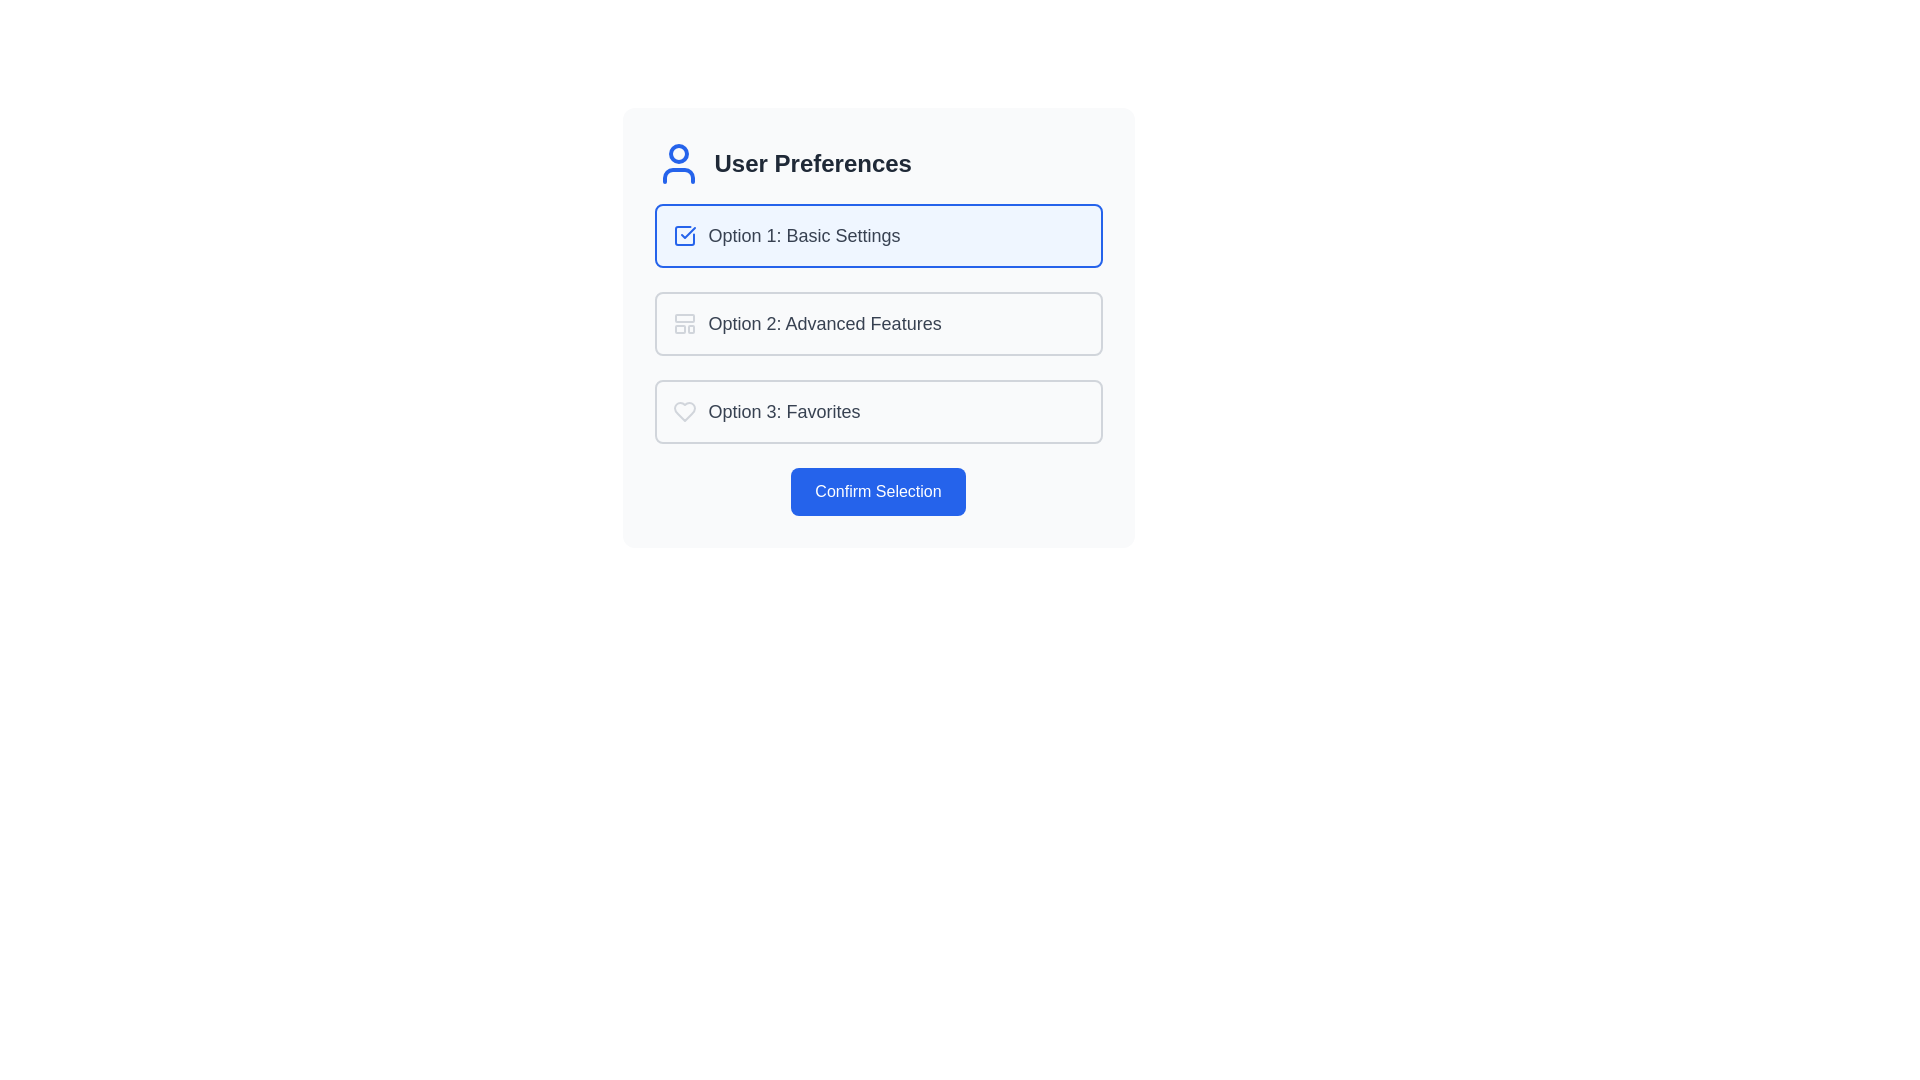 This screenshot has height=1080, width=1920. What do you see at coordinates (878, 323) in the screenshot?
I see `the horizontally aligned rectangular selectable button labeled 'Option 2: Advanced Features'` at bounding box center [878, 323].